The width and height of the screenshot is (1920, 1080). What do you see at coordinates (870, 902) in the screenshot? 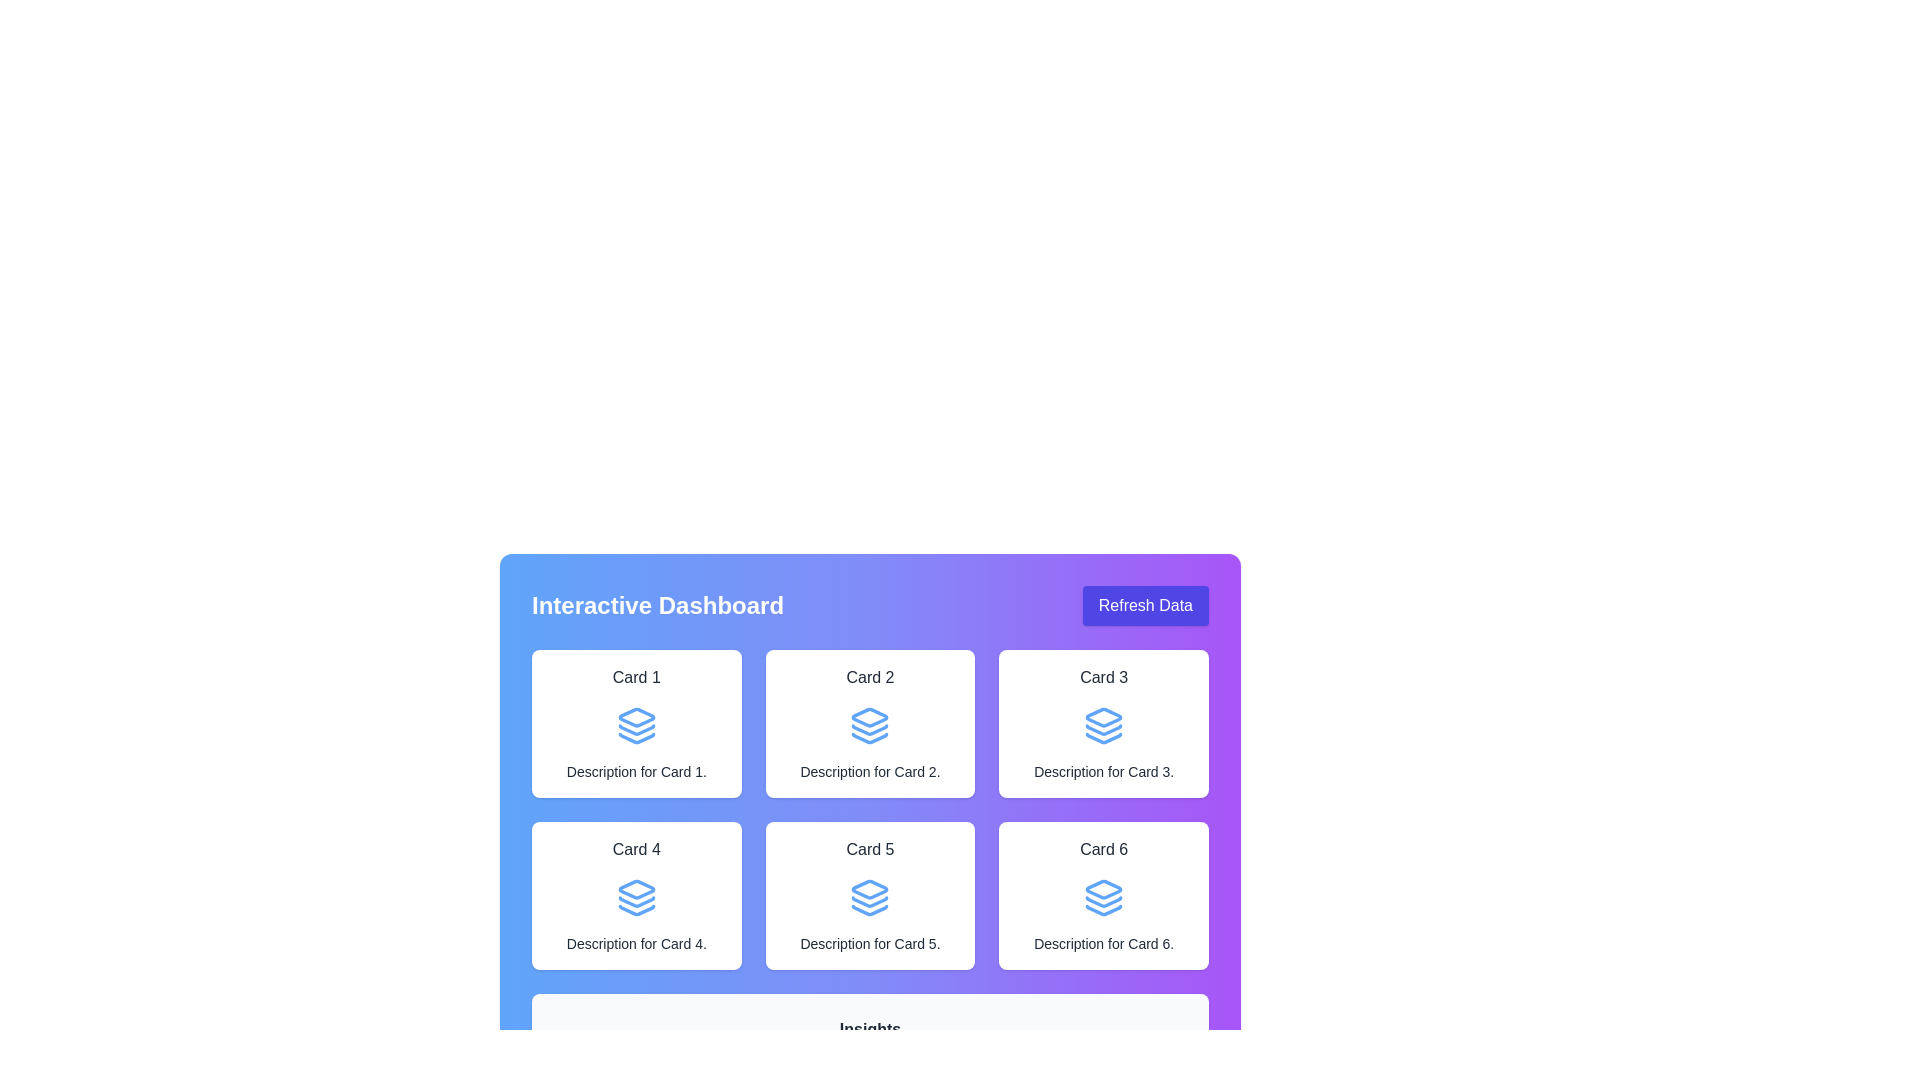
I see `the graphical icon representing the middle layer of a stack, located in Card 5, second row, second column` at bounding box center [870, 902].